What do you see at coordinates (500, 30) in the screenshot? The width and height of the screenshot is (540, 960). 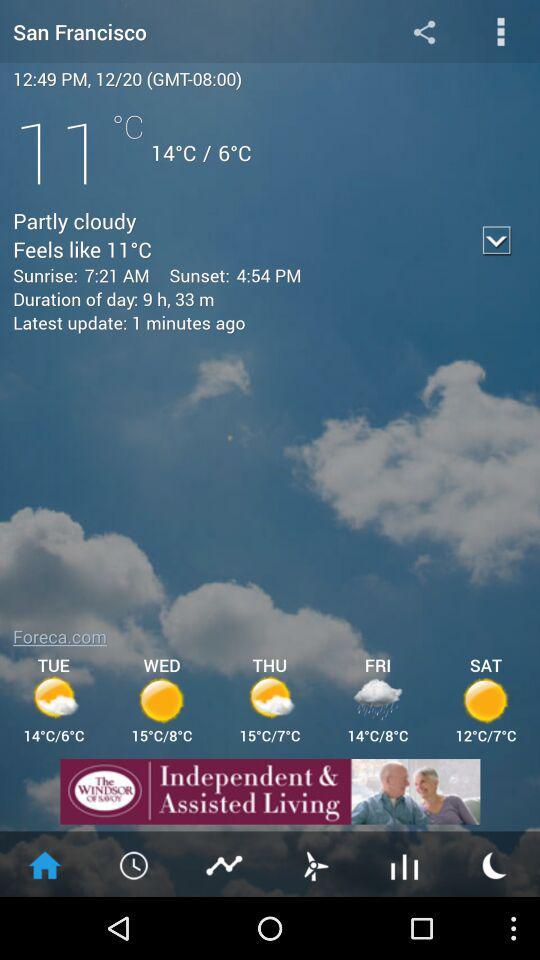 I see `open drop down menu` at bounding box center [500, 30].